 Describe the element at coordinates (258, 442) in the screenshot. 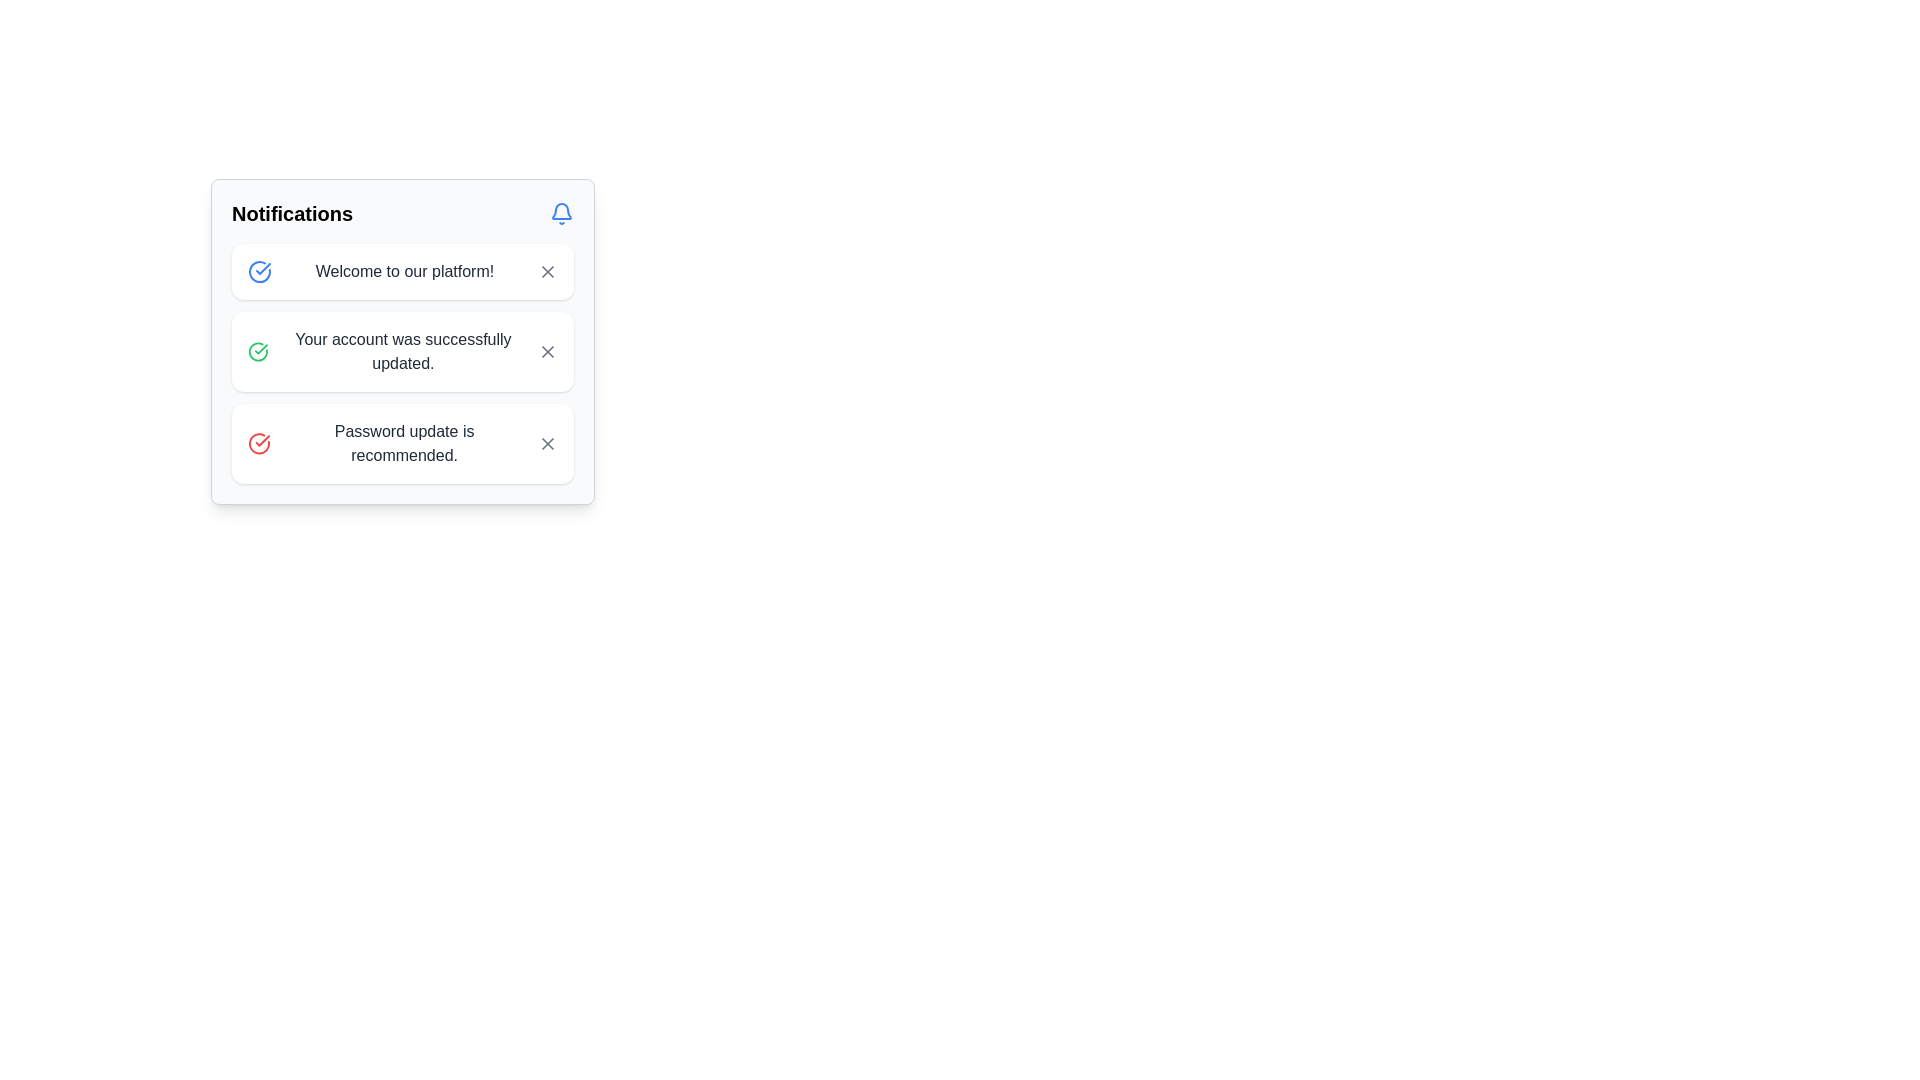

I see `the status icon located to the left of the text 'Password update is recommended' in the third notification of the vertical list within the notification panel` at that location.